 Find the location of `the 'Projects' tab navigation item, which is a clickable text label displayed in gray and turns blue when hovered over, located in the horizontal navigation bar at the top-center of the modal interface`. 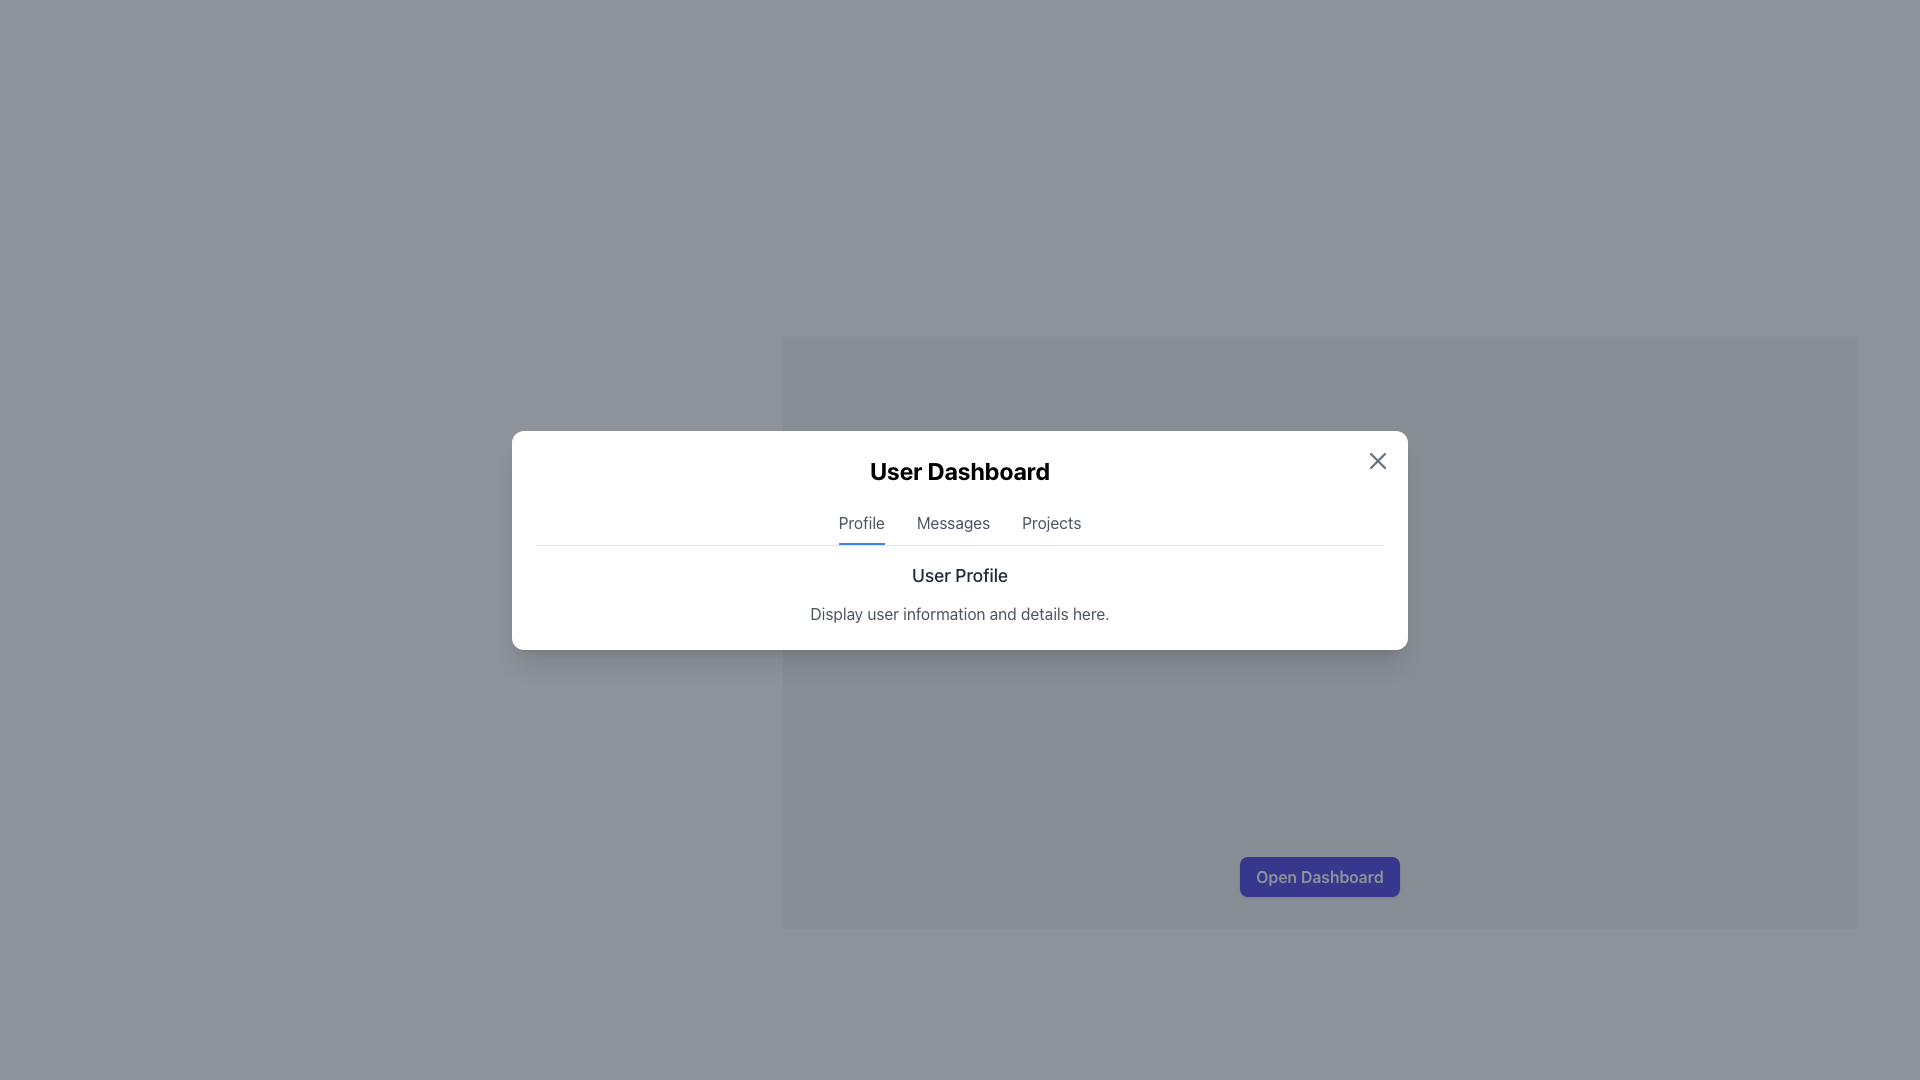

the 'Projects' tab navigation item, which is a clickable text label displayed in gray and turns blue when hovered over, located in the horizontal navigation bar at the top-center of the modal interface is located at coordinates (1050, 526).